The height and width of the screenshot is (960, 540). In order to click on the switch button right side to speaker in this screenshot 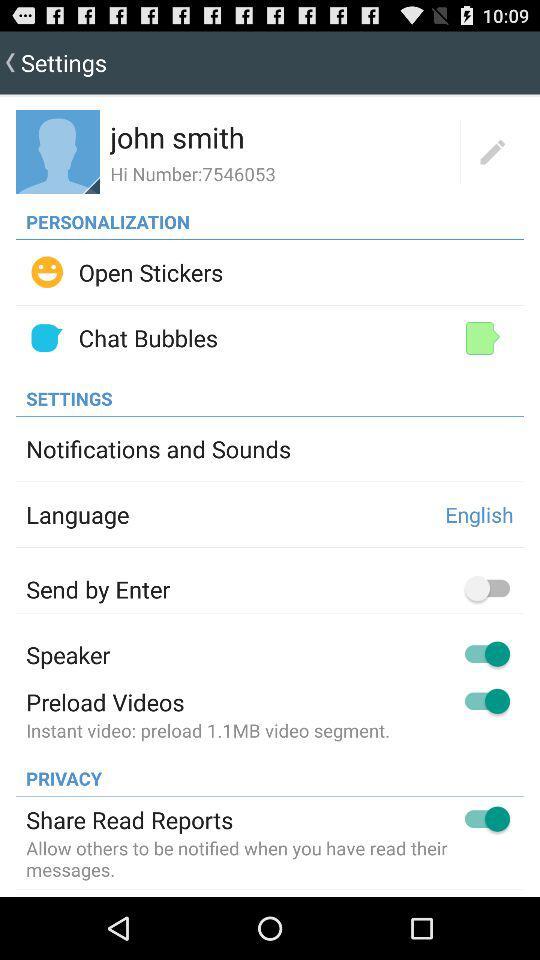, I will do `click(486, 654)`.